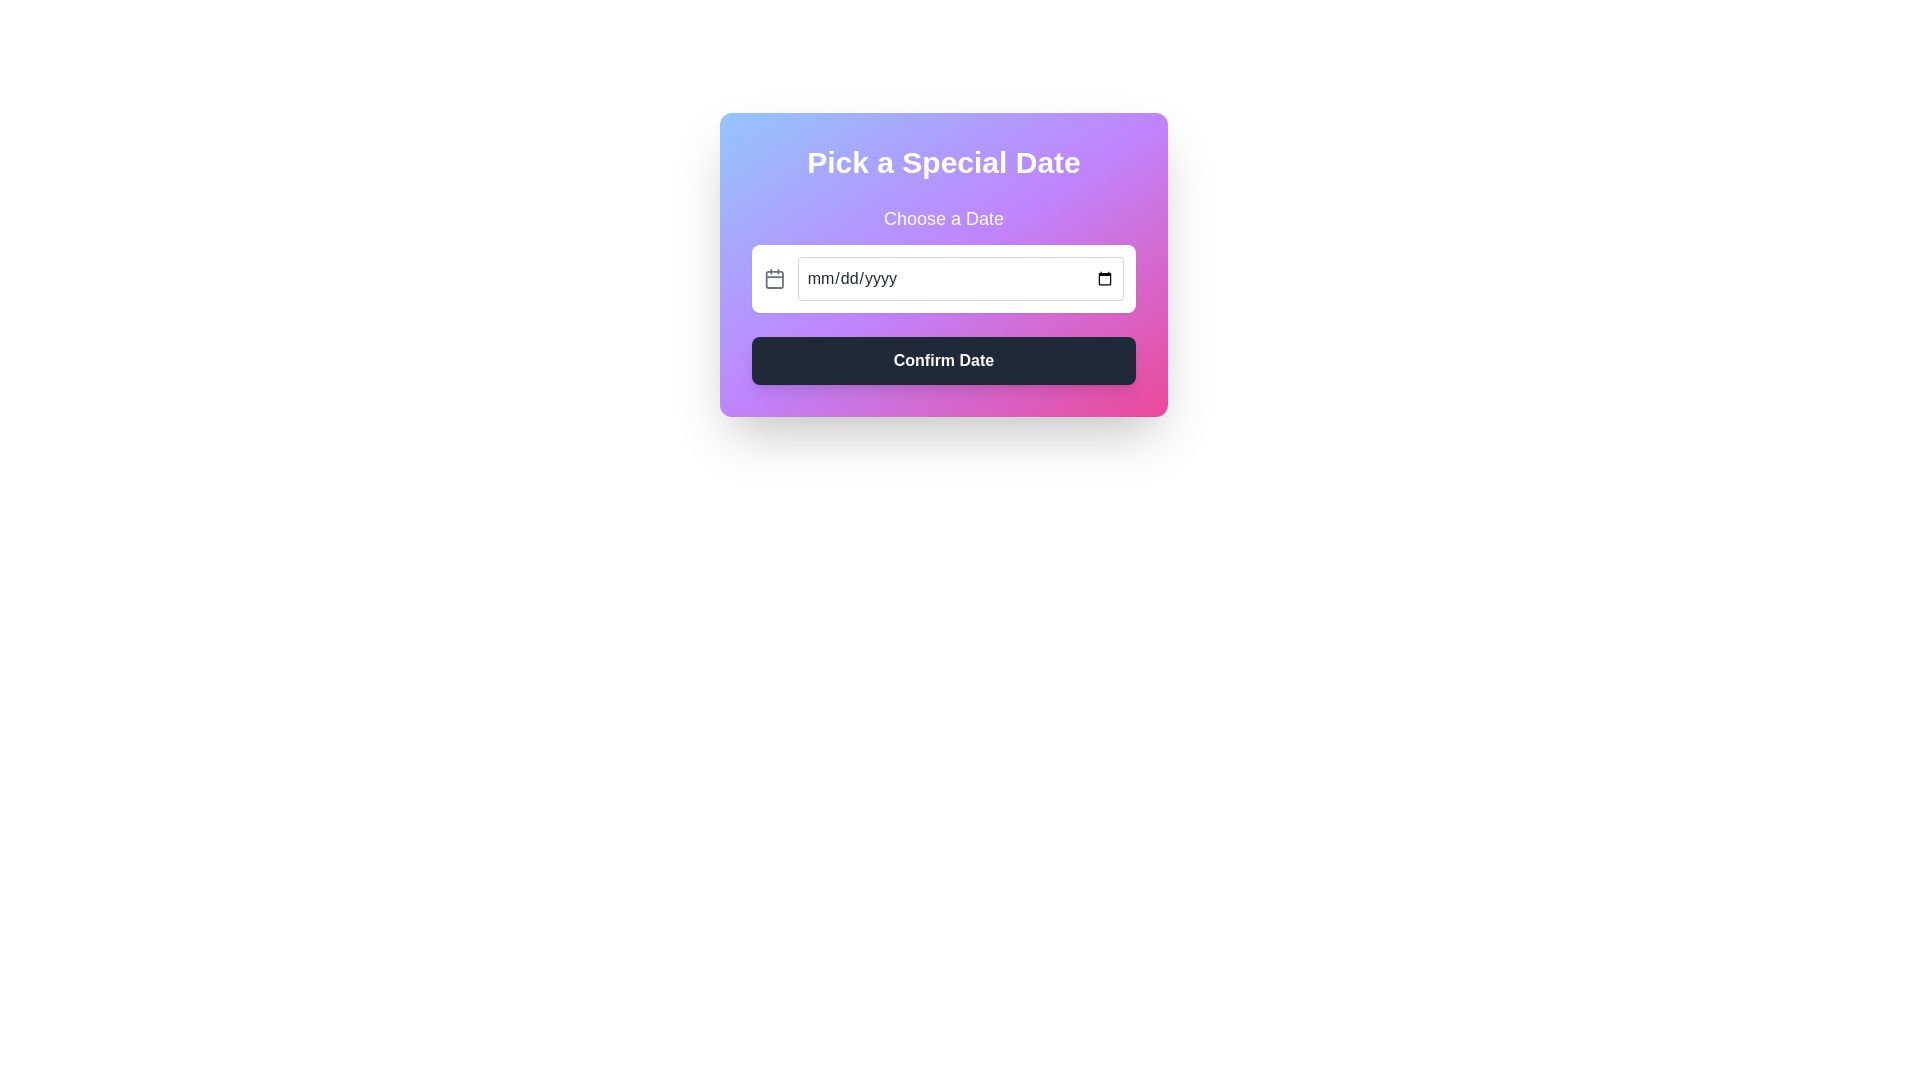 Image resolution: width=1920 pixels, height=1080 pixels. What do you see at coordinates (943, 361) in the screenshot?
I see `the confirm button located under the 'Choose a Date' input field in the centered modal window to confirm the selected date` at bounding box center [943, 361].